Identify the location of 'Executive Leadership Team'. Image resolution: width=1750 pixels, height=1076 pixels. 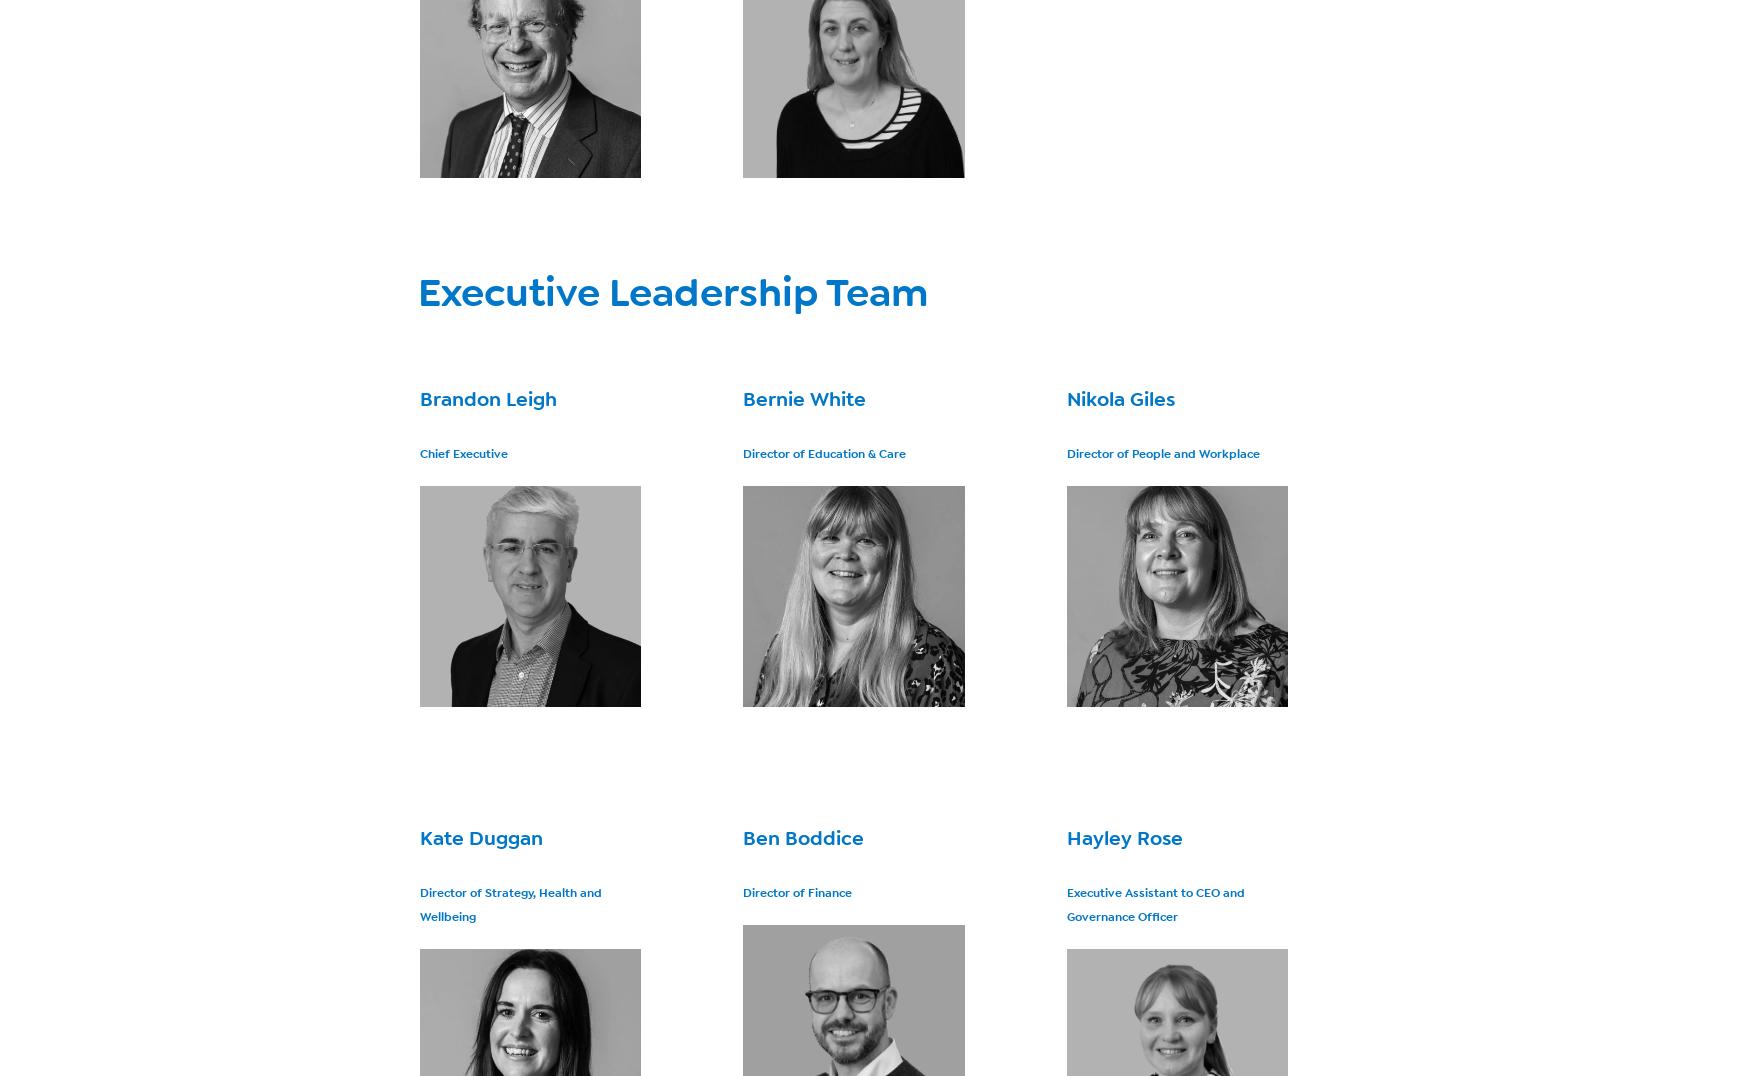
(671, 291).